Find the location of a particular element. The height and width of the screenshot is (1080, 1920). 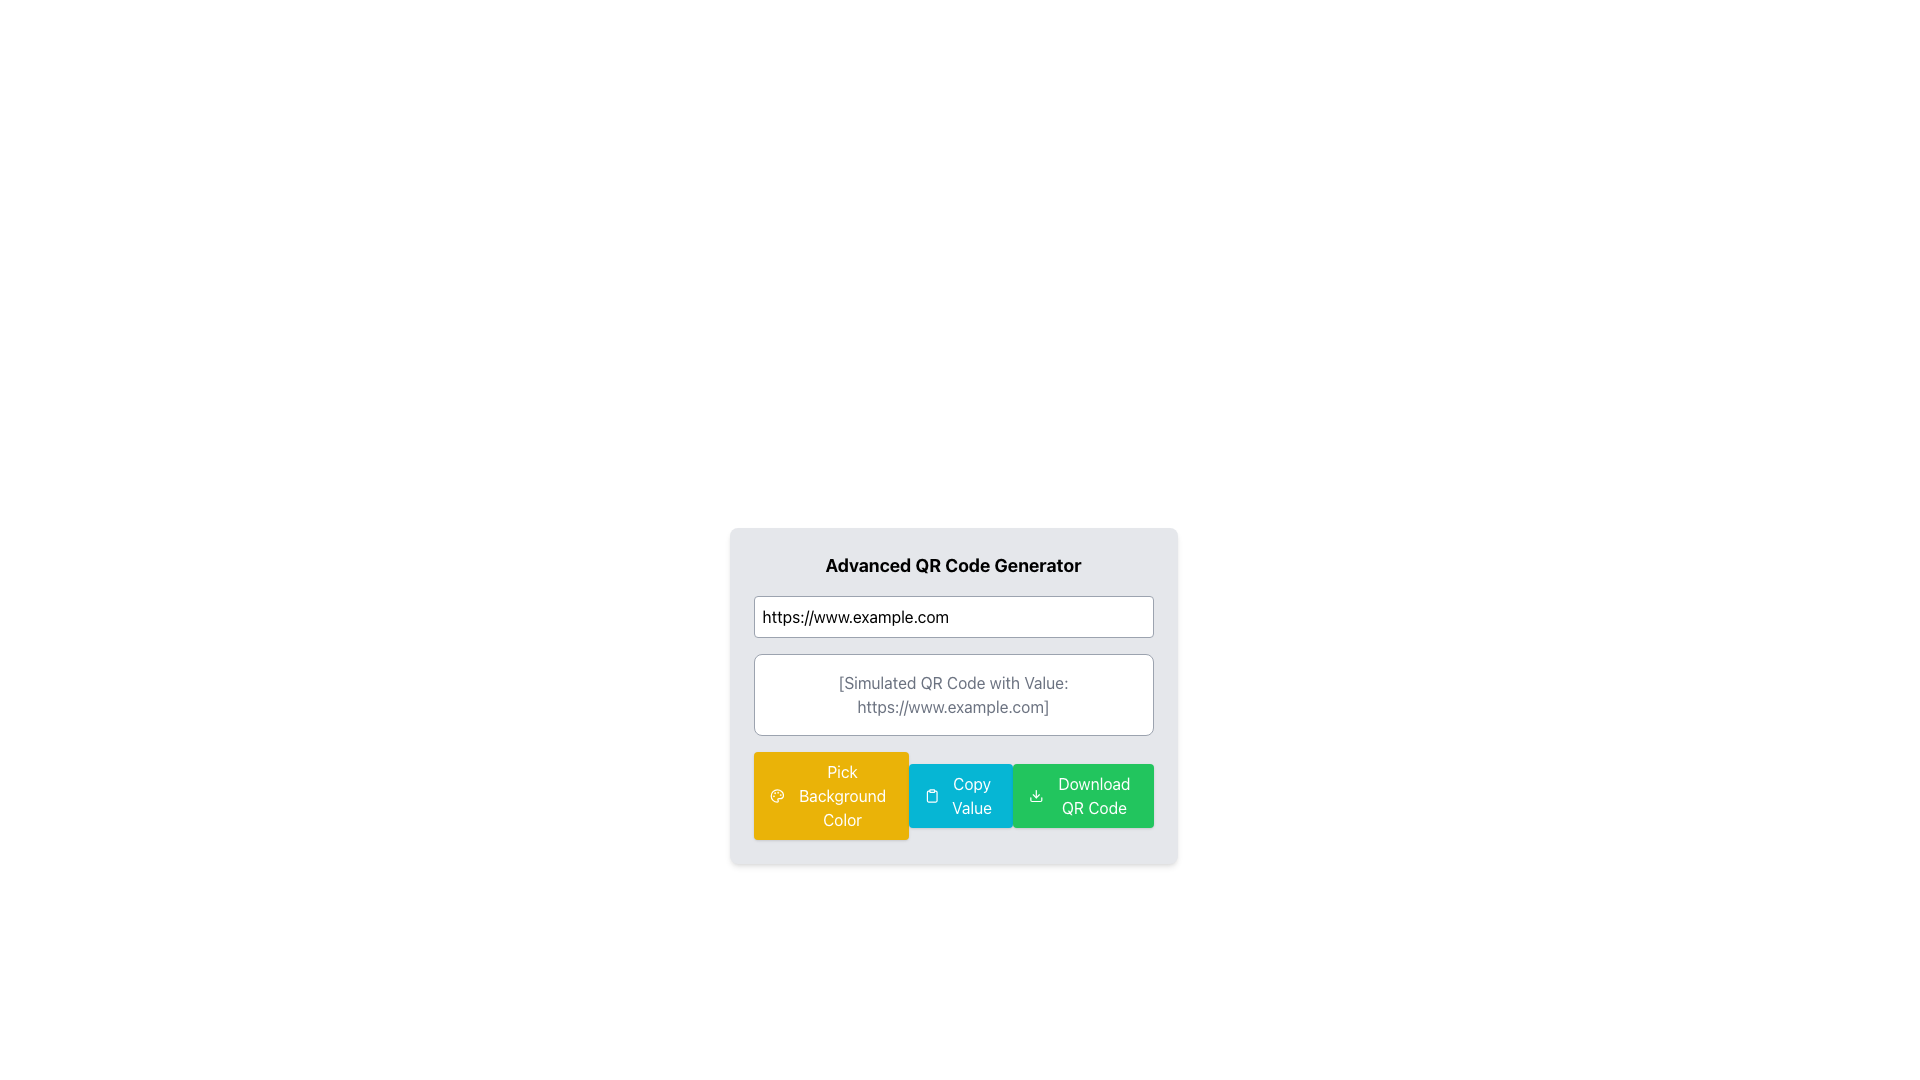

the palette icon embedded within the yellow button labeled 'Pick Background Color' is located at coordinates (775, 794).